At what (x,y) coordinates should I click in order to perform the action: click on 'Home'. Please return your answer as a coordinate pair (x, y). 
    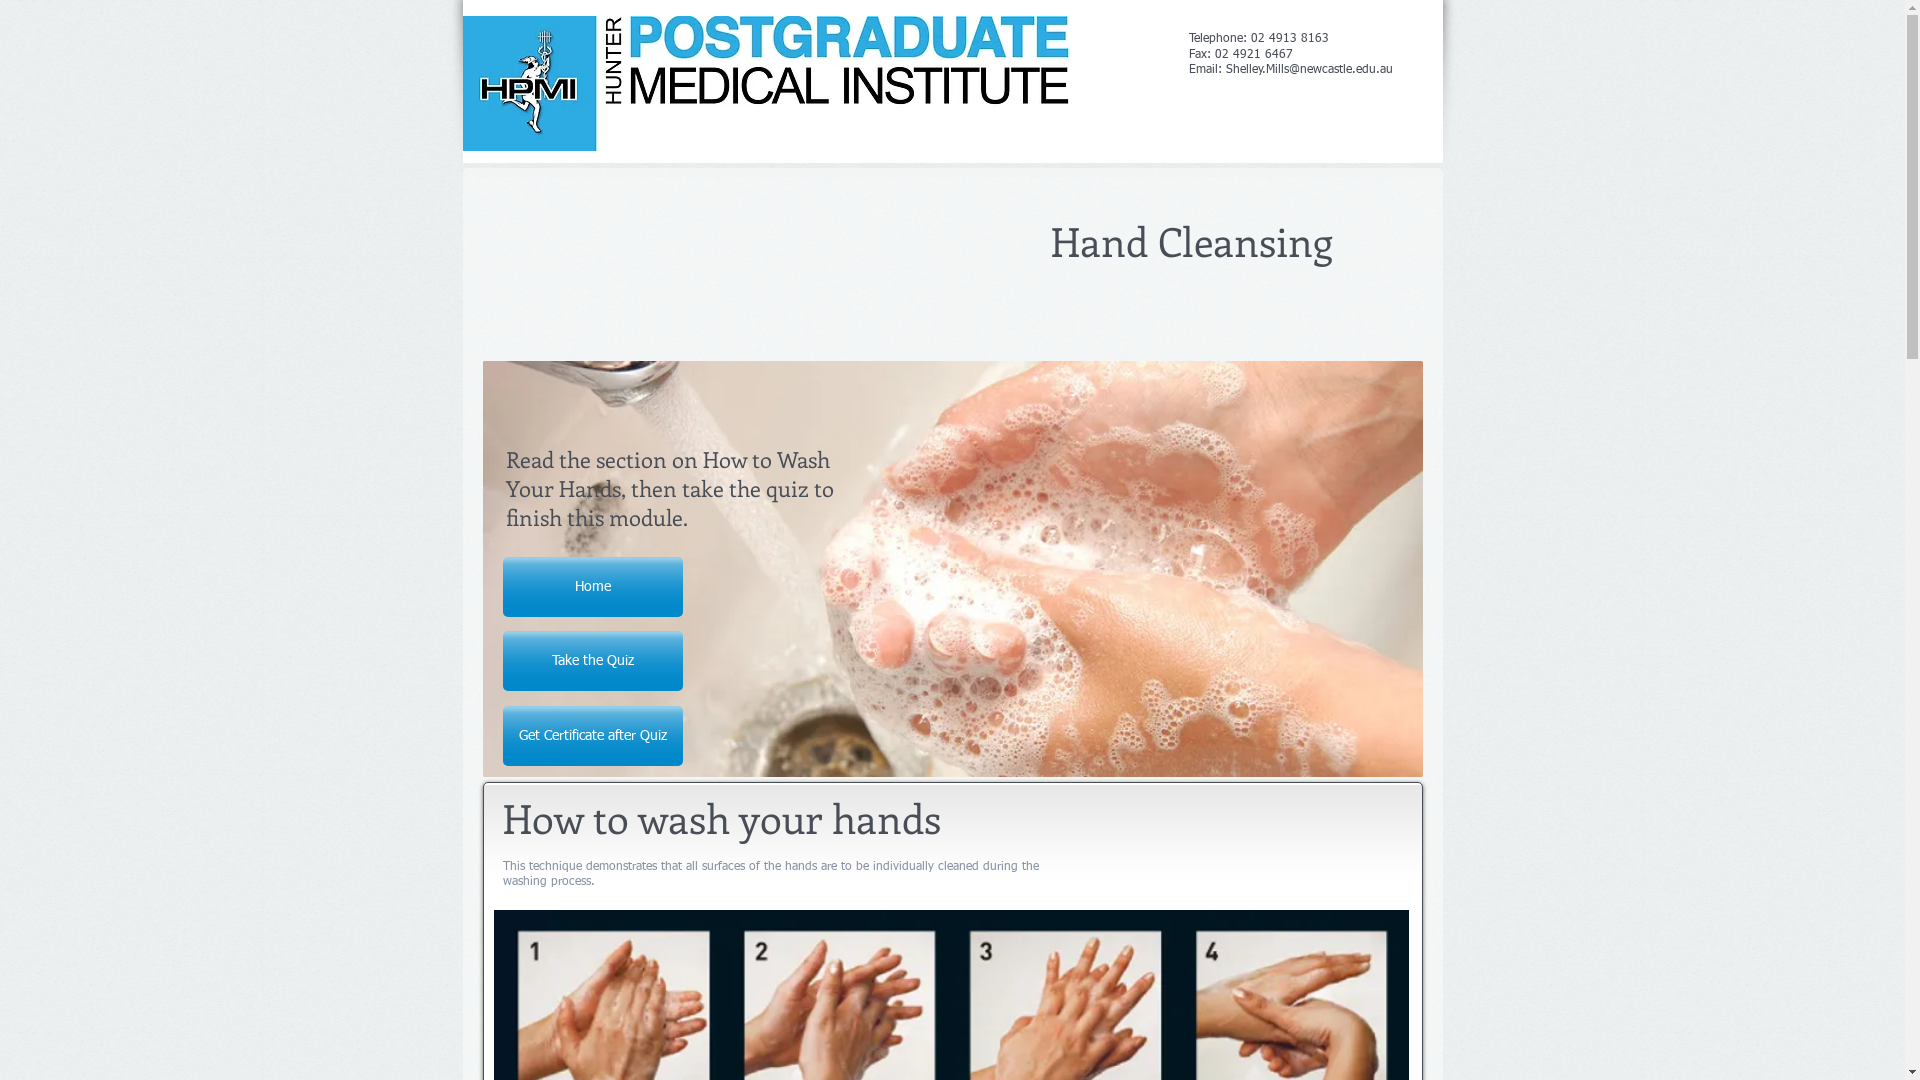
    Looking at the image, I should click on (590, 585).